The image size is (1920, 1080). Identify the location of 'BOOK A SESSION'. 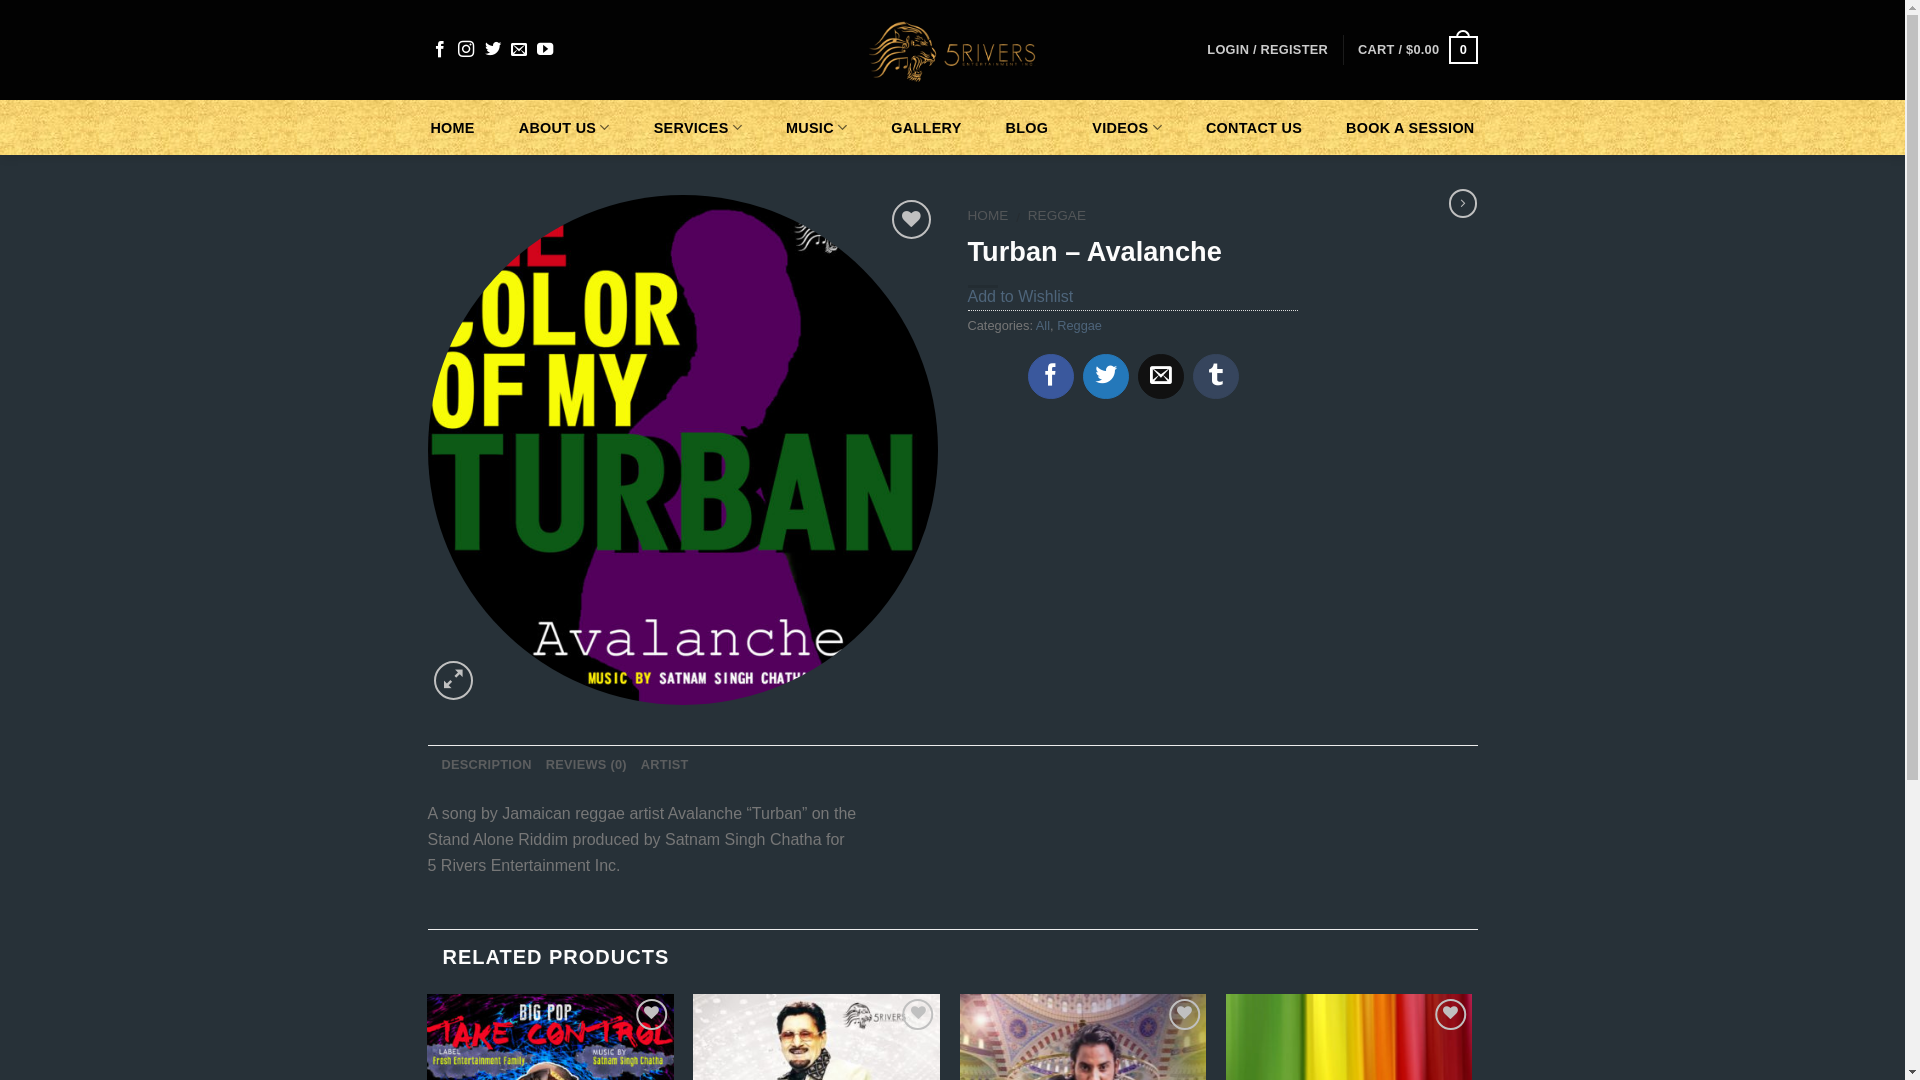
(1345, 127).